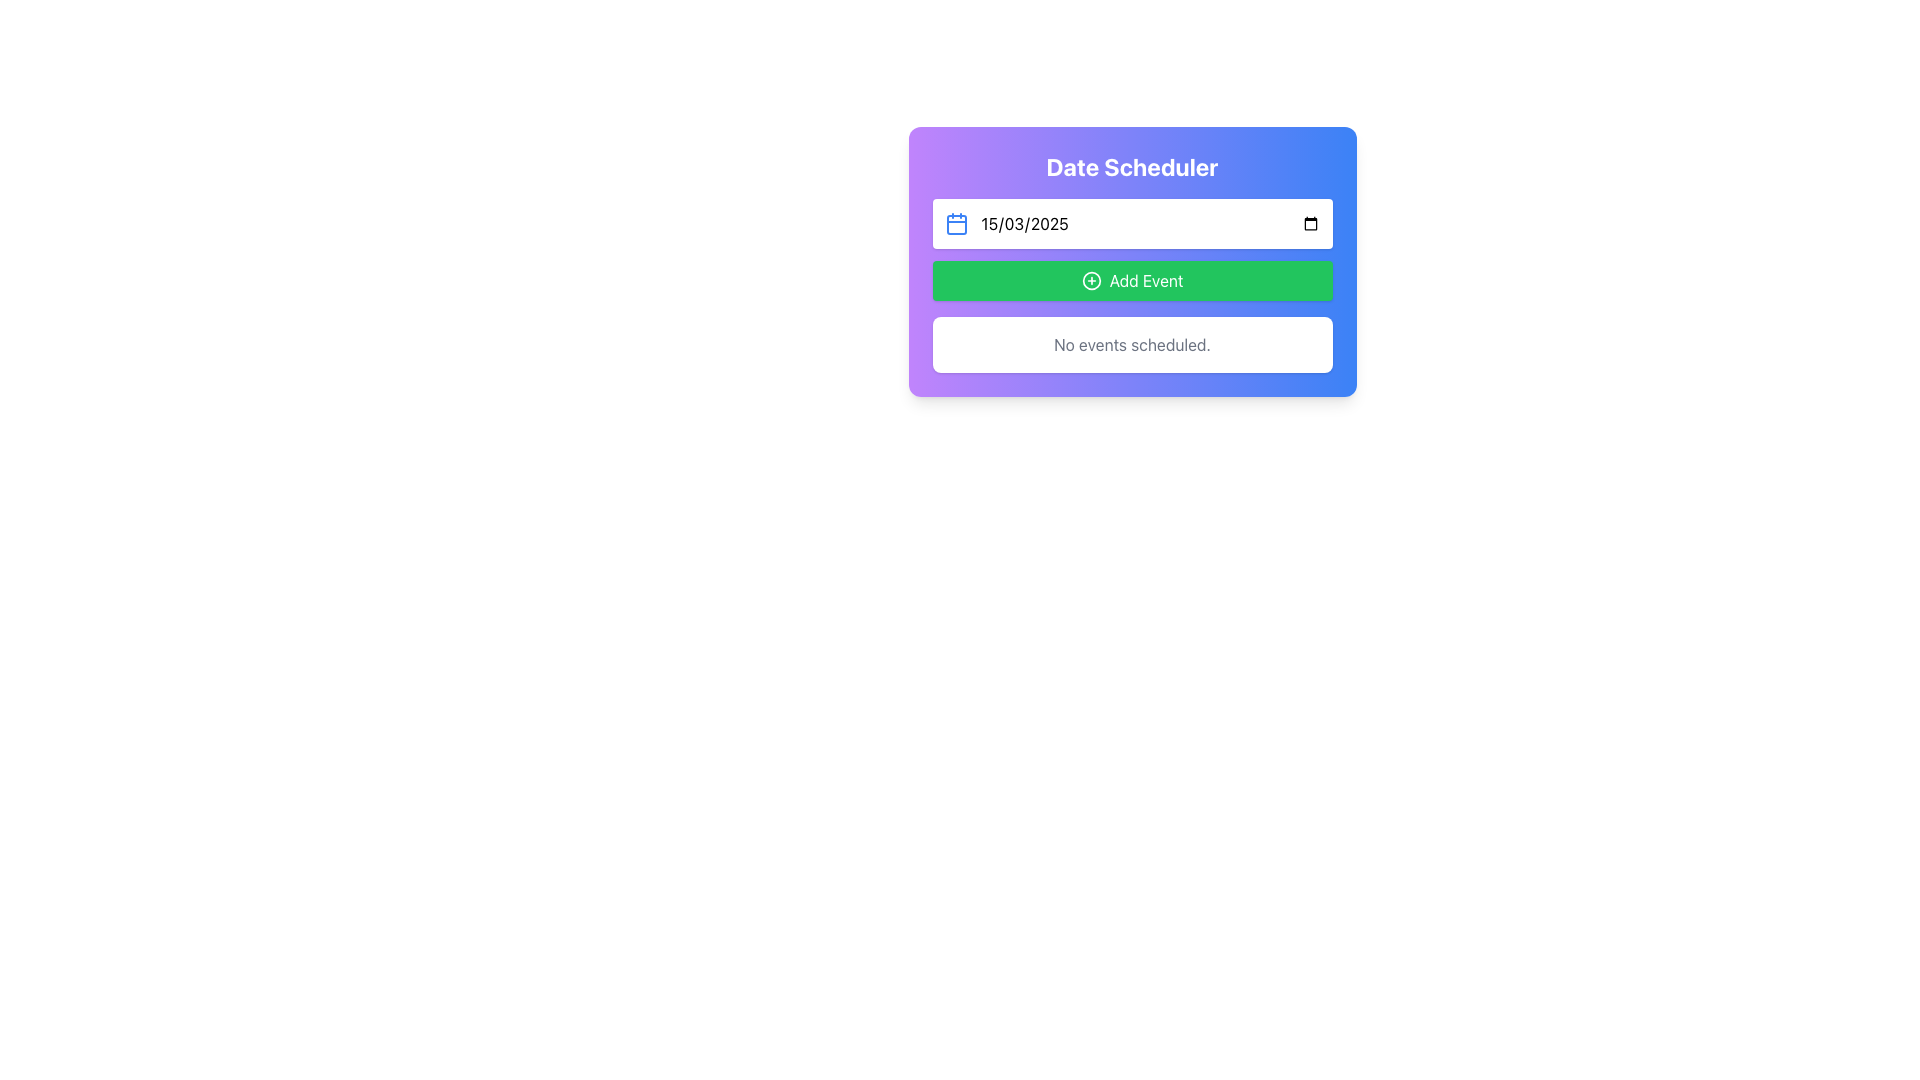  I want to click on the green button labeled 'Add Event', so click(1132, 249).